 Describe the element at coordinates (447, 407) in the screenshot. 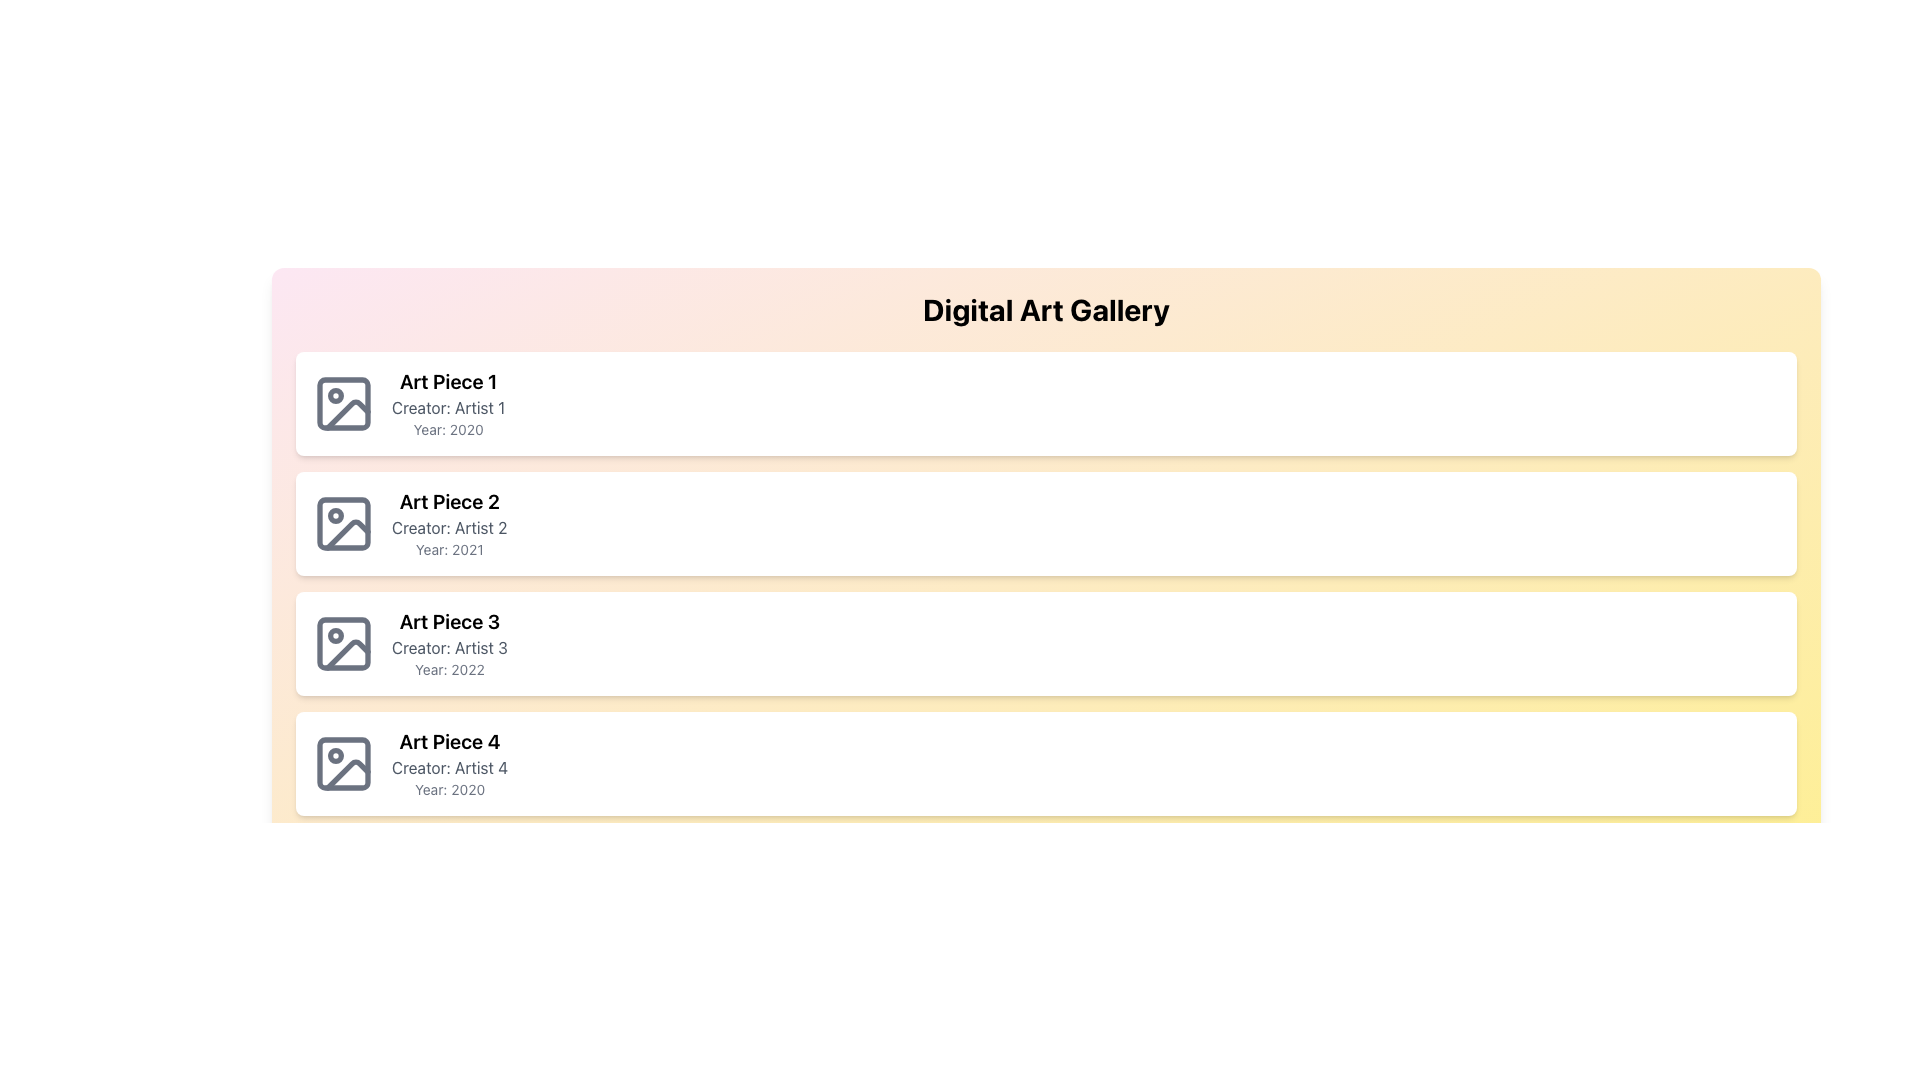

I see `the static text label displaying the creator's name associated with the art piece, positioned below 'Art Piece 1' and above 'Year: 2020'` at that location.